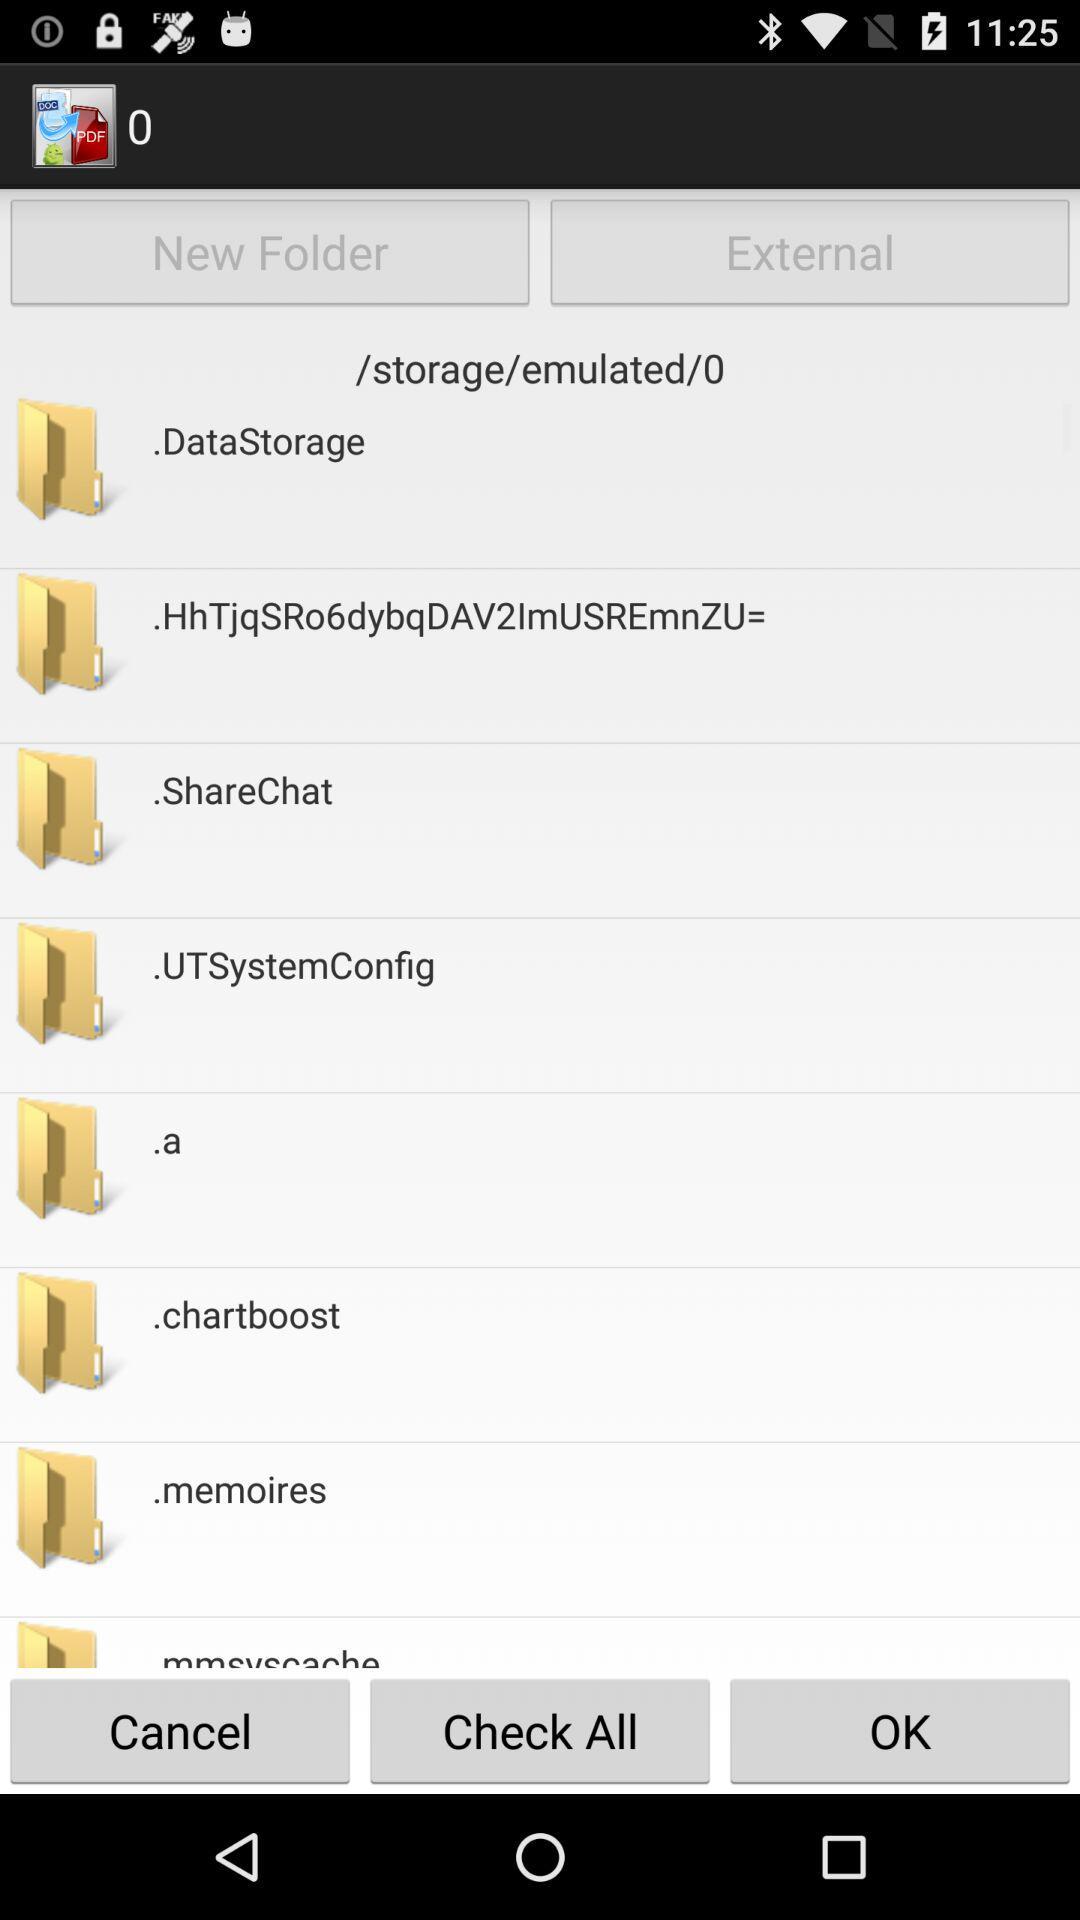  I want to click on cancel icon, so click(180, 1730).